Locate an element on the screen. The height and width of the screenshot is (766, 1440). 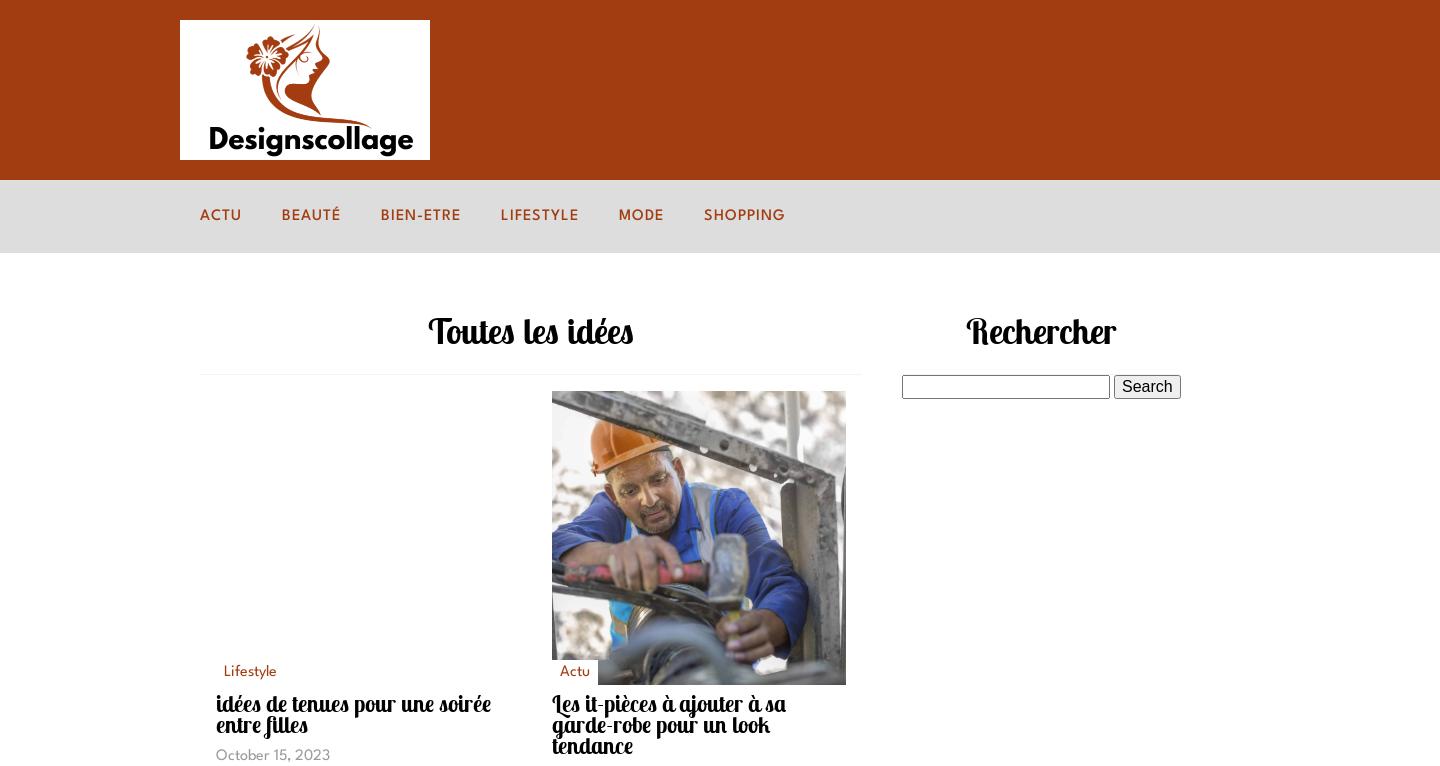
'Beauté' is located at coordinates (311, 215).